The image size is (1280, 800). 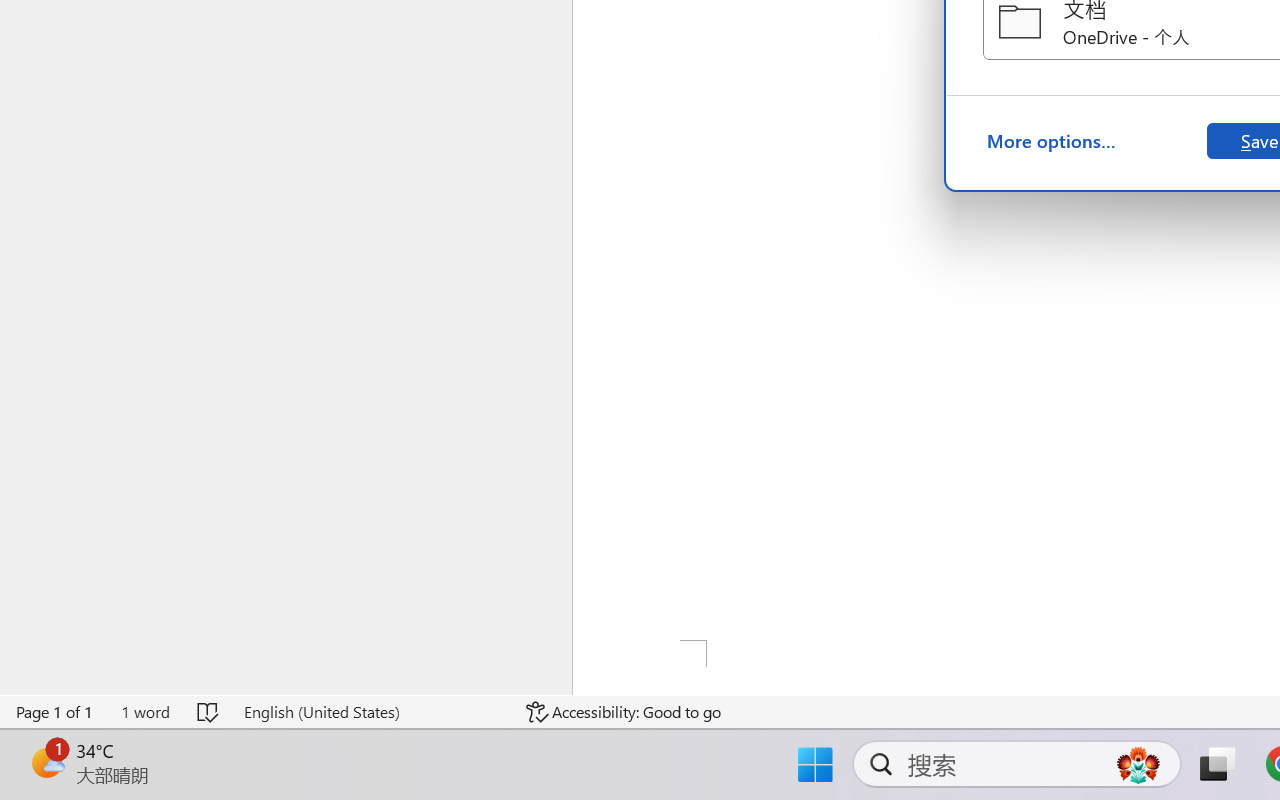 What do you see at coordinates (144, 711) in the screenshot?
I see `'Word Count 1 word'` at bounding box center [144, 711].